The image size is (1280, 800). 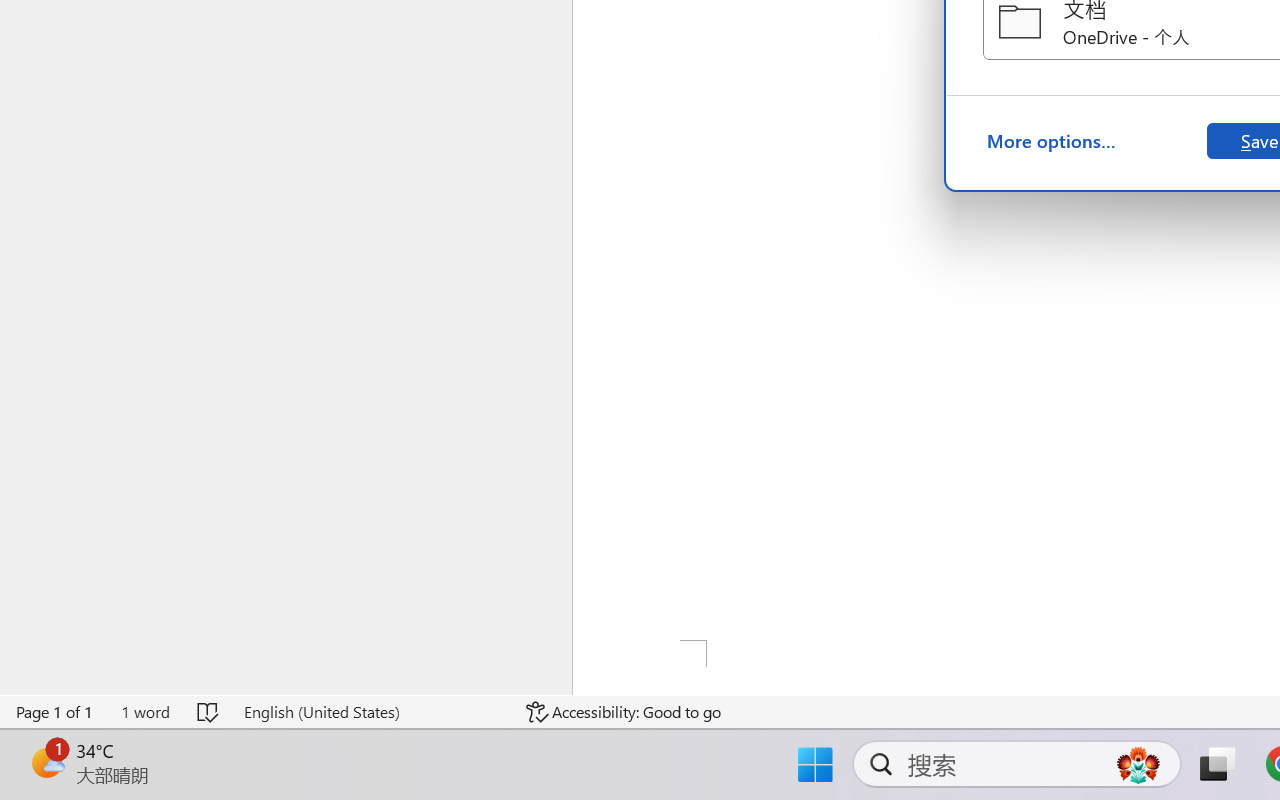 What do you see at coordinates (144, 711) in the screenshot?
I see `'Word Count 1 word'` at bounding box center [144, 711].